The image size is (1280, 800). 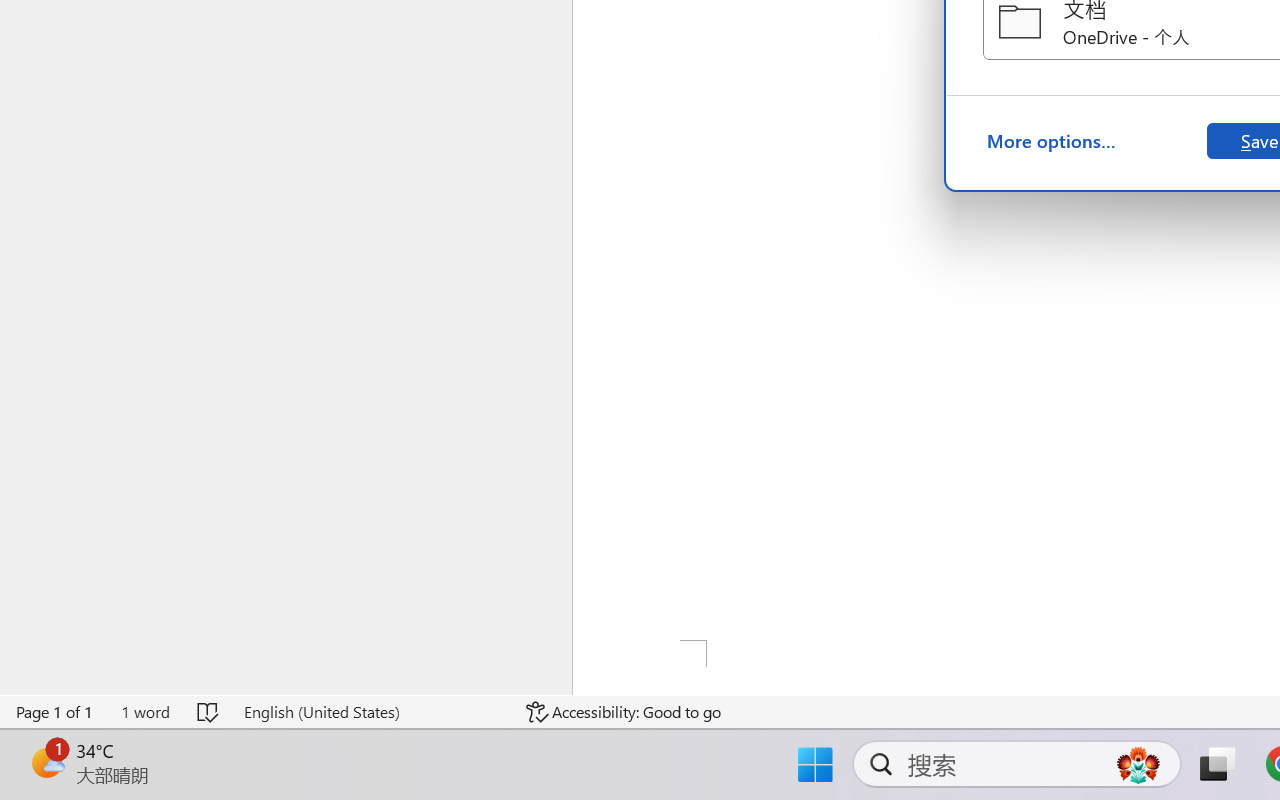 What do you see at coordinates (144, 711) in the screenshot?
I see `'Word Count 1 word'` at bounding box center [144, 711].